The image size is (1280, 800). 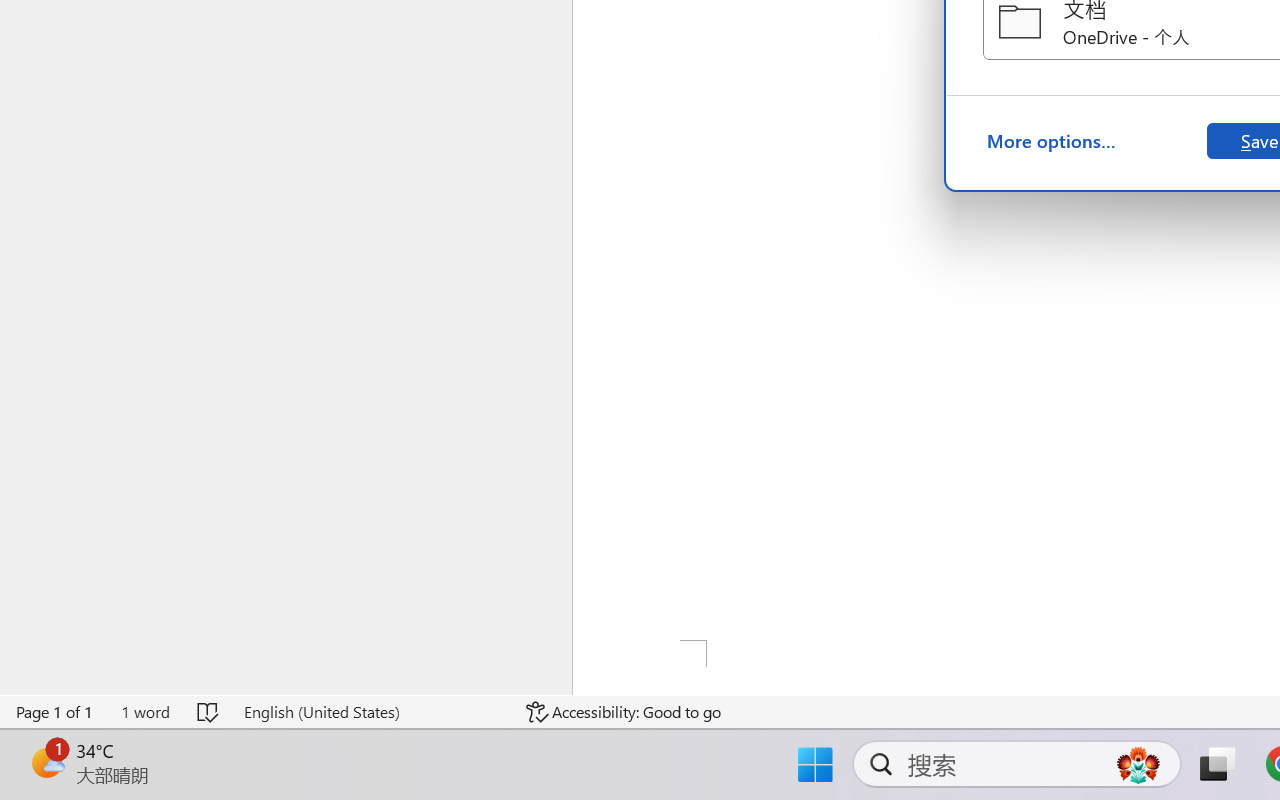 What do you see at coordinates (144, 711) in the screenshot?
I see `'Word Count 1 word'` at bounding box center [144, 711].